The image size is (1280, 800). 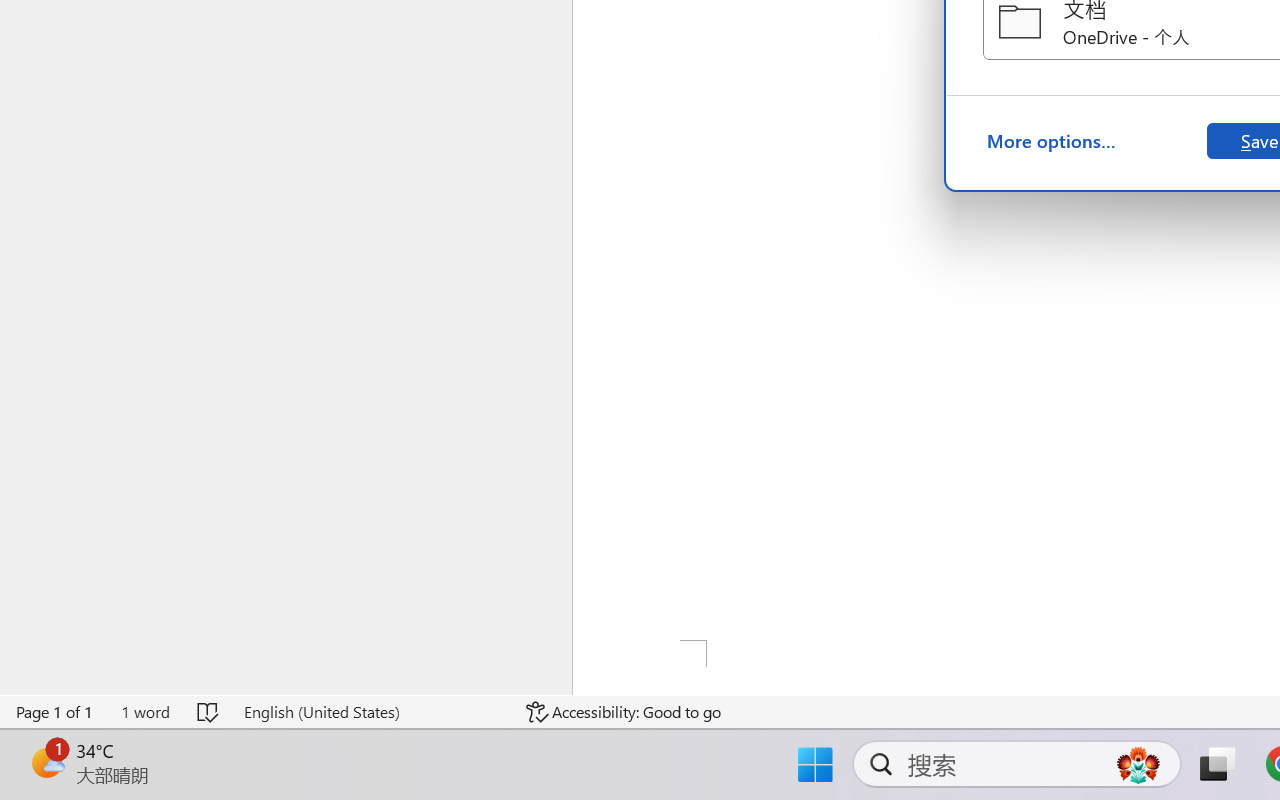 What do you see at coordinates (144, 711) in the screenshot?
I see `'Word Count 1 word'` at bounding box center [144, 711].